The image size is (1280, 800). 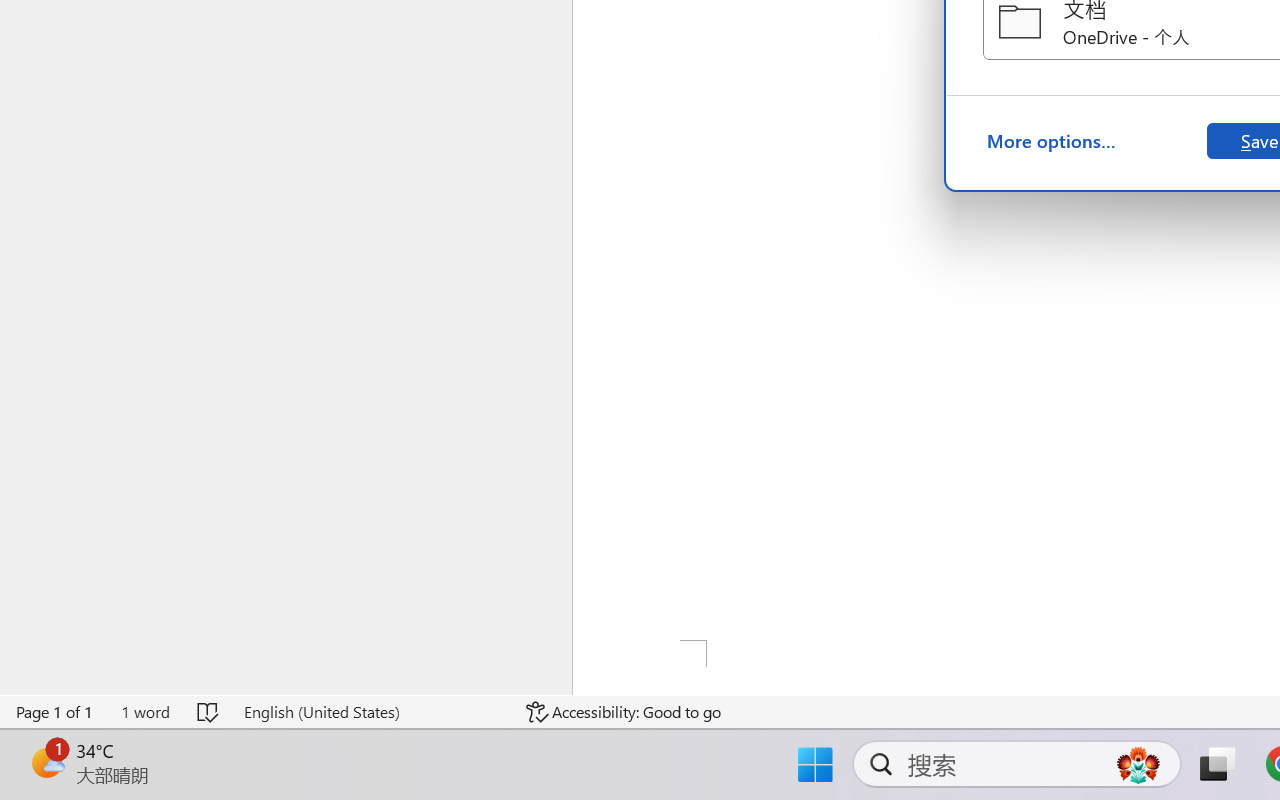 What do you see at coordinates (144, 711) in the screenshot?
I see `'Word Count 1 word'` at bounding box center [144, 711].